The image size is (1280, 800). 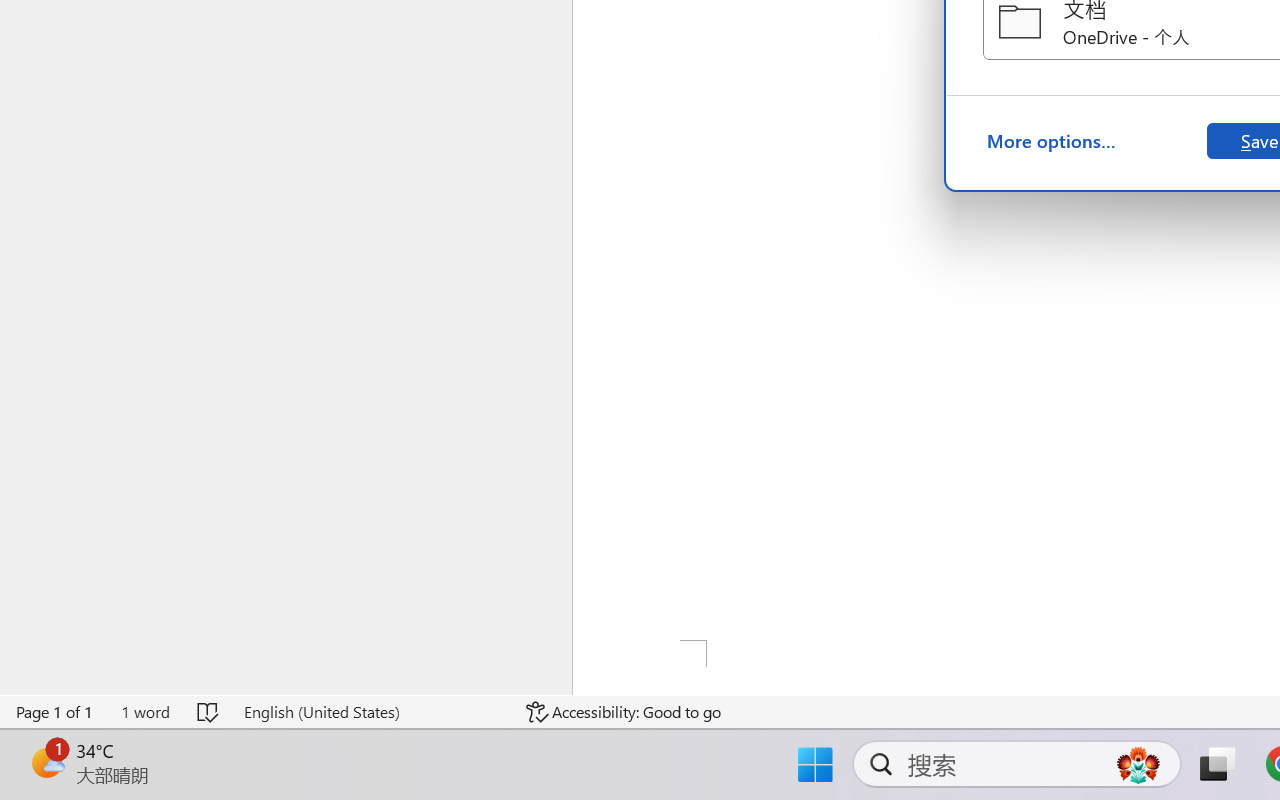 What do you see at coordinates (144, 711) in the screenshot?
I see `'Word Count 1 word'` at bounding box center [144, 711].